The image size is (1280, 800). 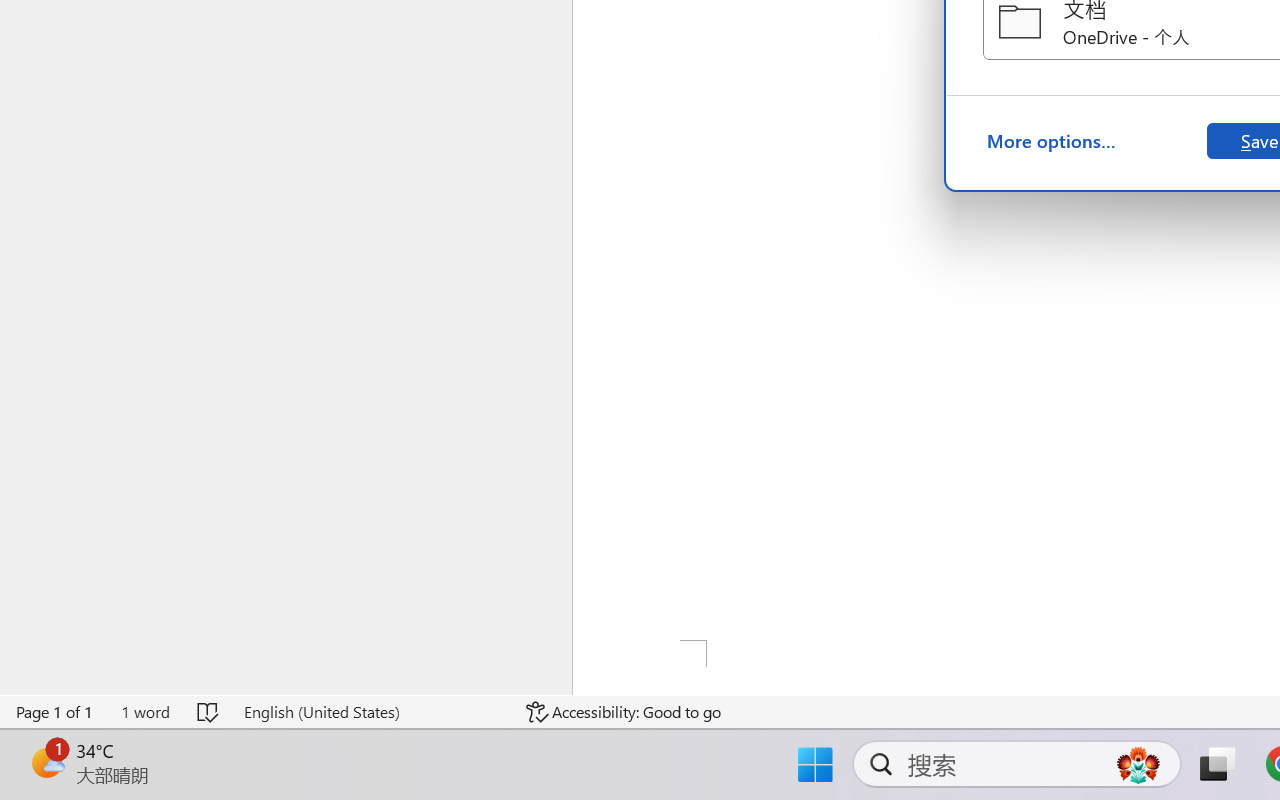 What do you see at coordinates (144, 711) in the screenshot?
I see `'Word Count 1 word'` at bounding box center [144, 711].